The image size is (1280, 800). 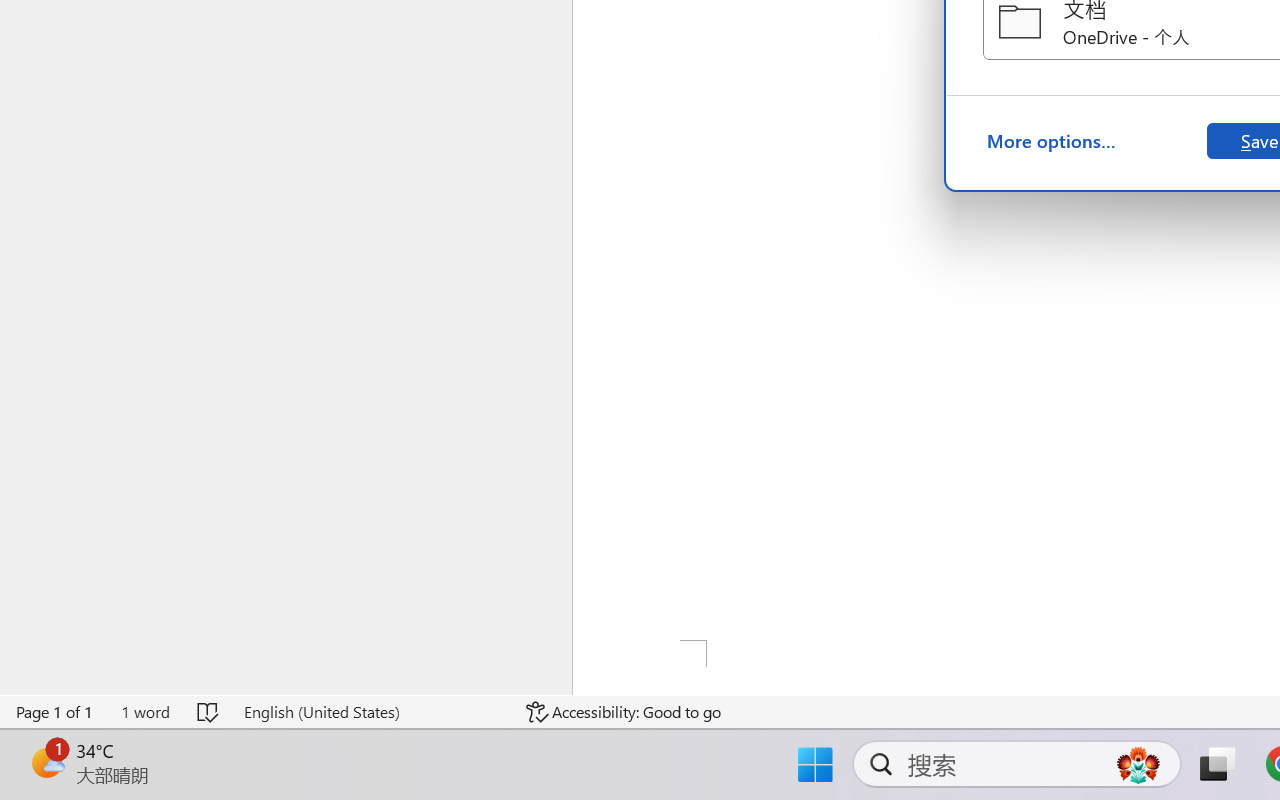 What do you see at coordinates (144, 711) in the screenshot?
I see `'Word Count 1 word'` at bounding box center [144, 711].